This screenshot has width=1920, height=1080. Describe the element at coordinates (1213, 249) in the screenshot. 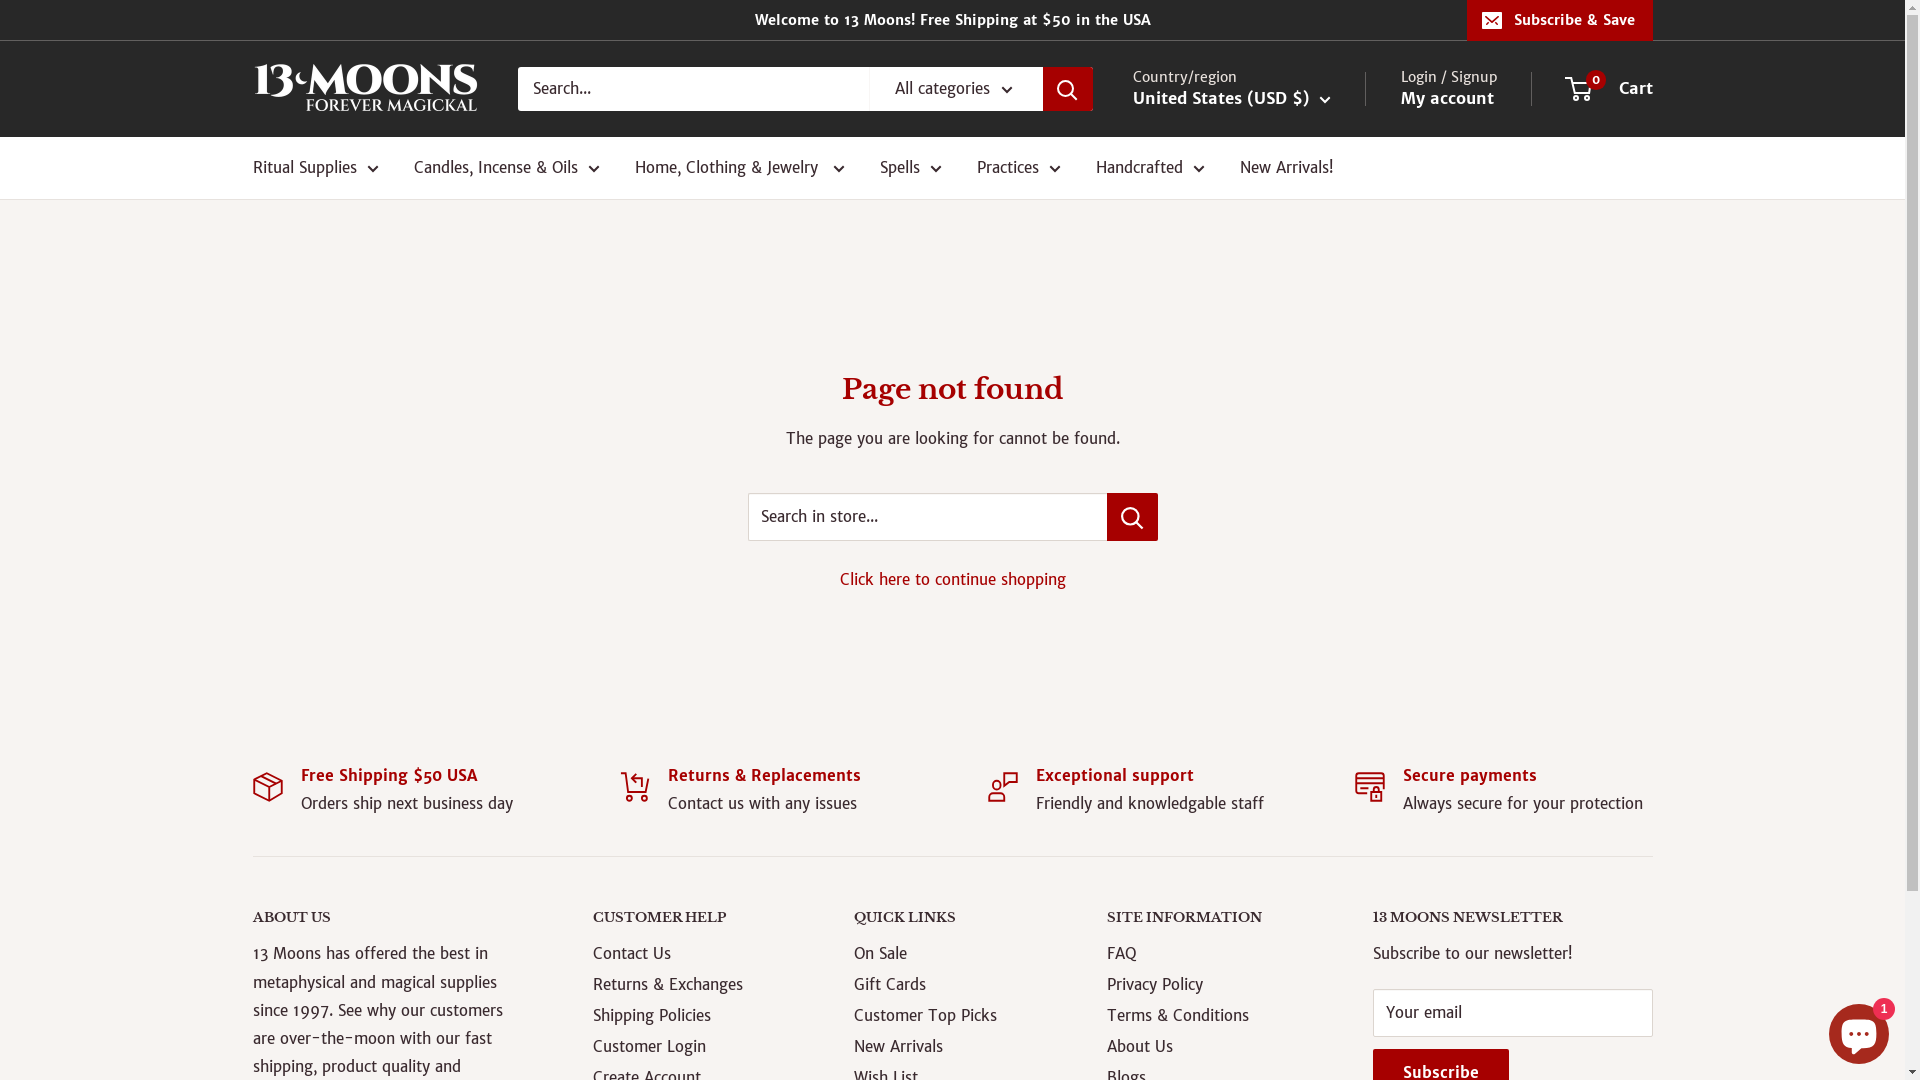

I see `'CZ'` at that location.